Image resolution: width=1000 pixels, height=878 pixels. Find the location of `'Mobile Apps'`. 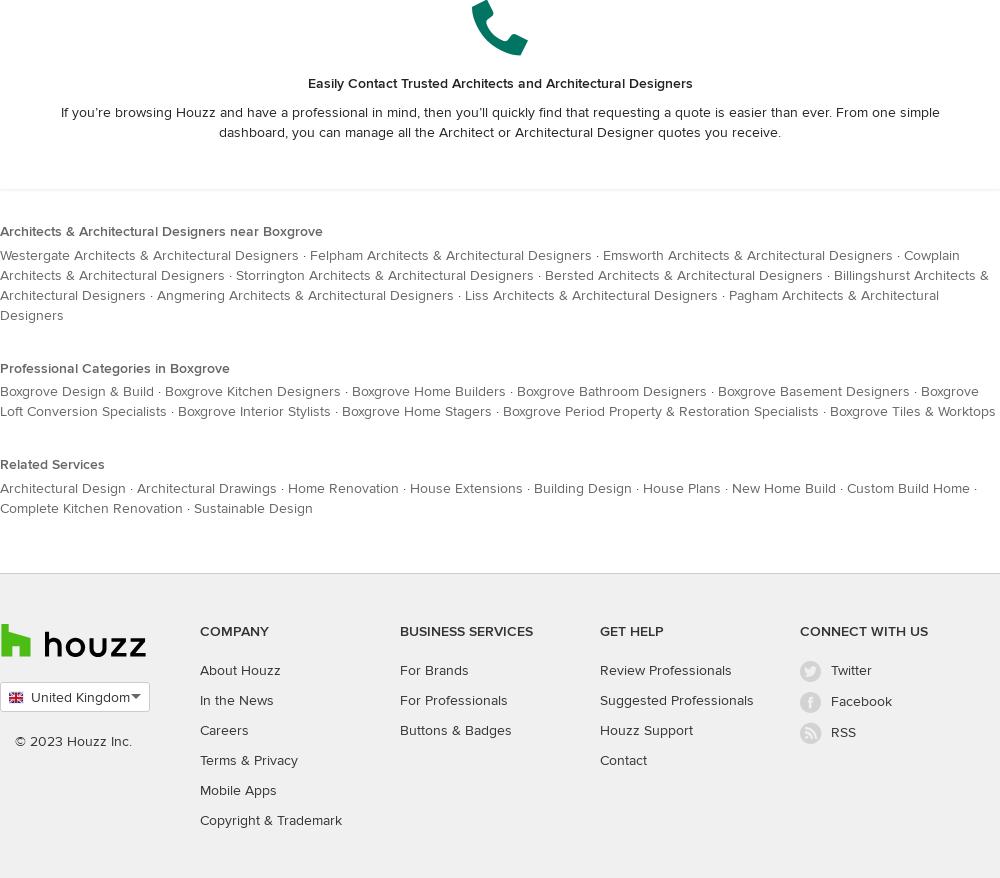

'Mobile Apps' is located at coordinates (237, 789).